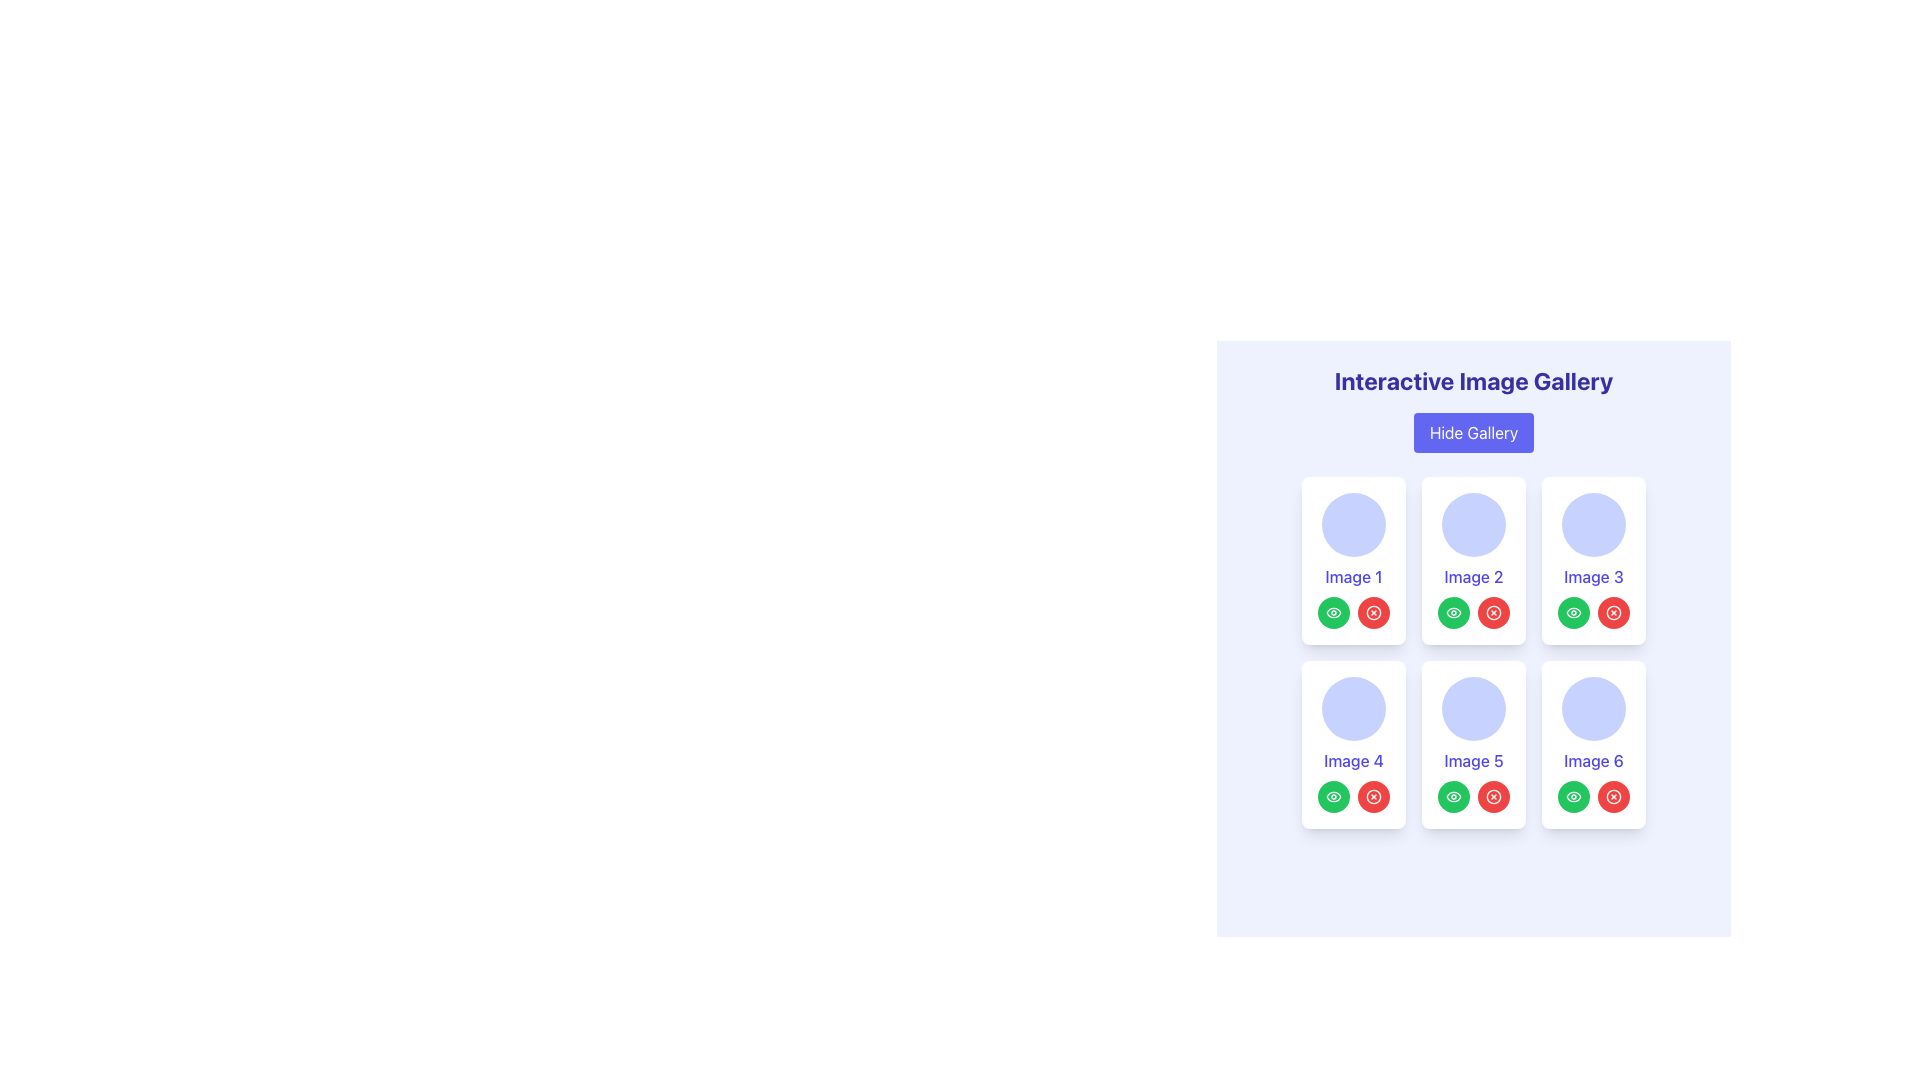 The image size is (1920, 1080). Describe the element at coordinates (1334, 796) in the screenshot. I see `the green circular button with a white eye icon located below 'Image 4' to visualize its hover effects` at that location.